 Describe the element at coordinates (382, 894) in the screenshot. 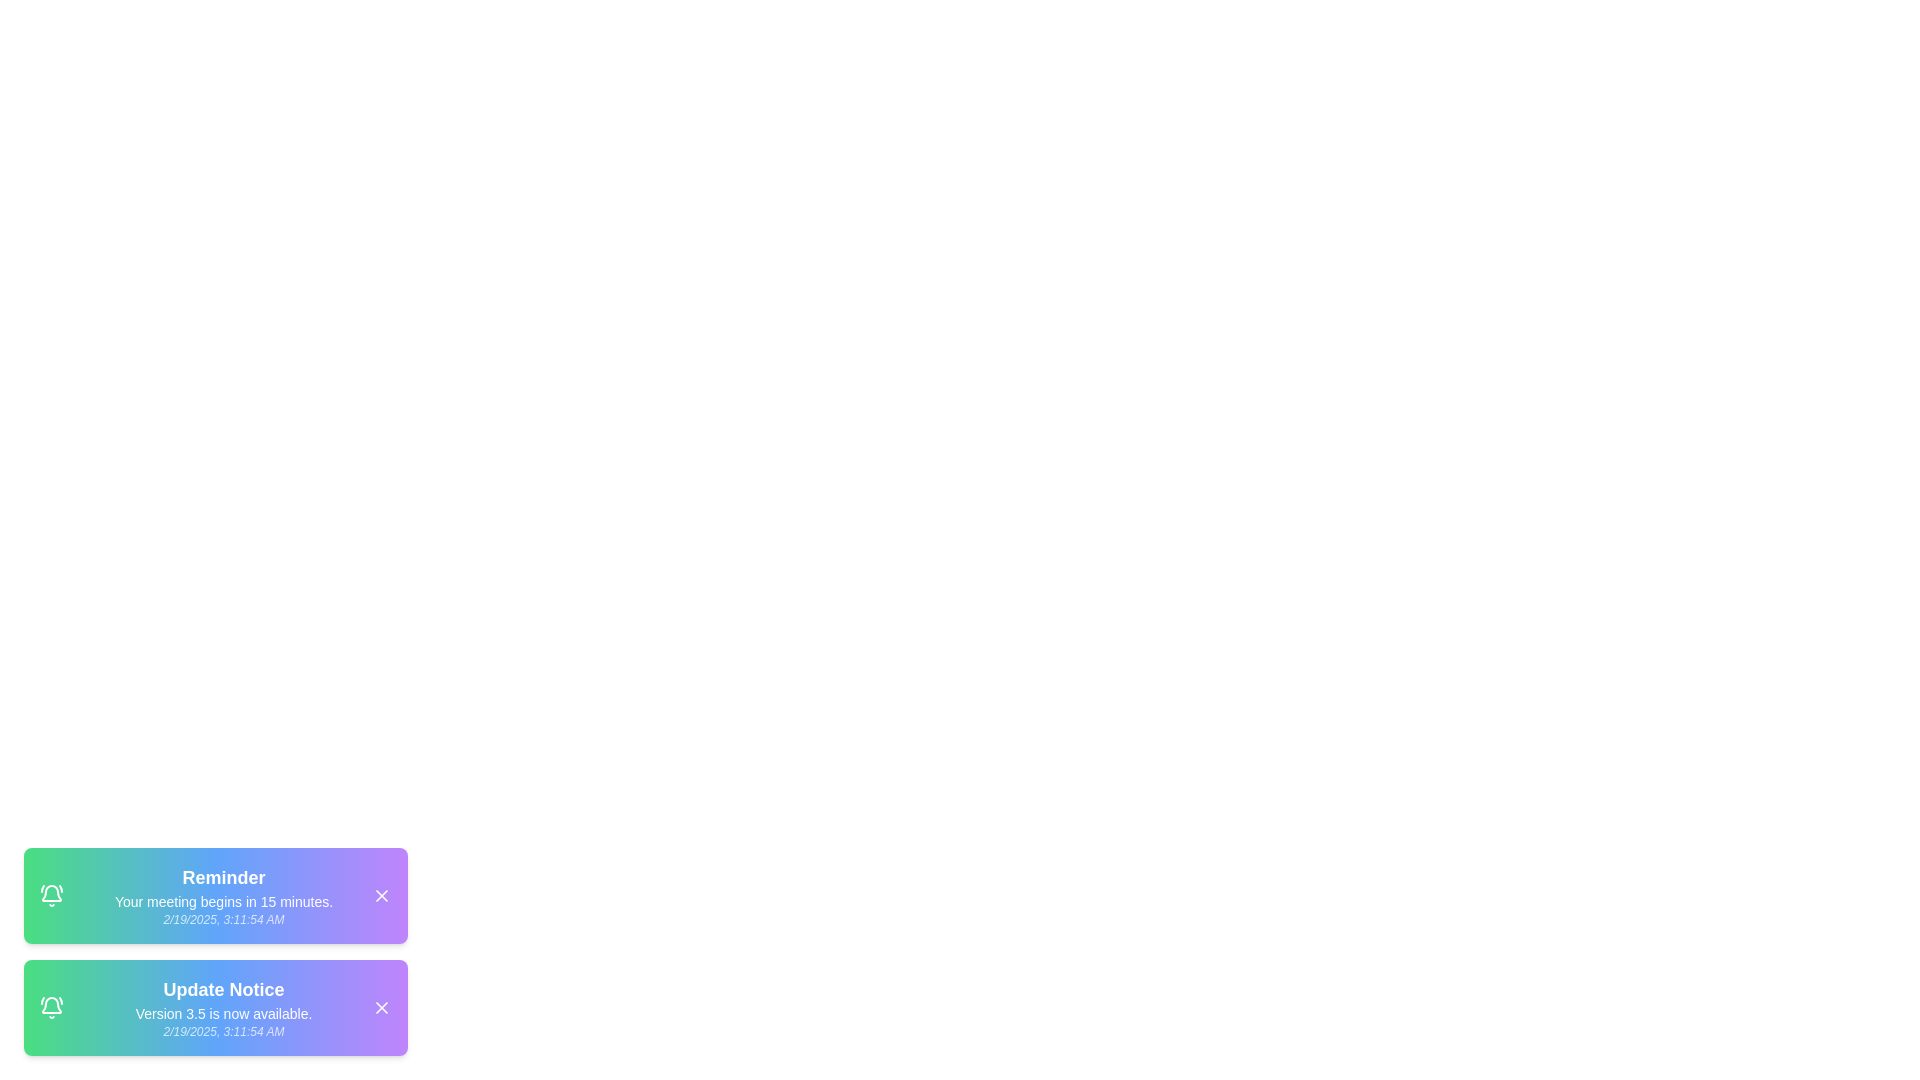

I see `the close button of the notification to dismiss it` at that location.